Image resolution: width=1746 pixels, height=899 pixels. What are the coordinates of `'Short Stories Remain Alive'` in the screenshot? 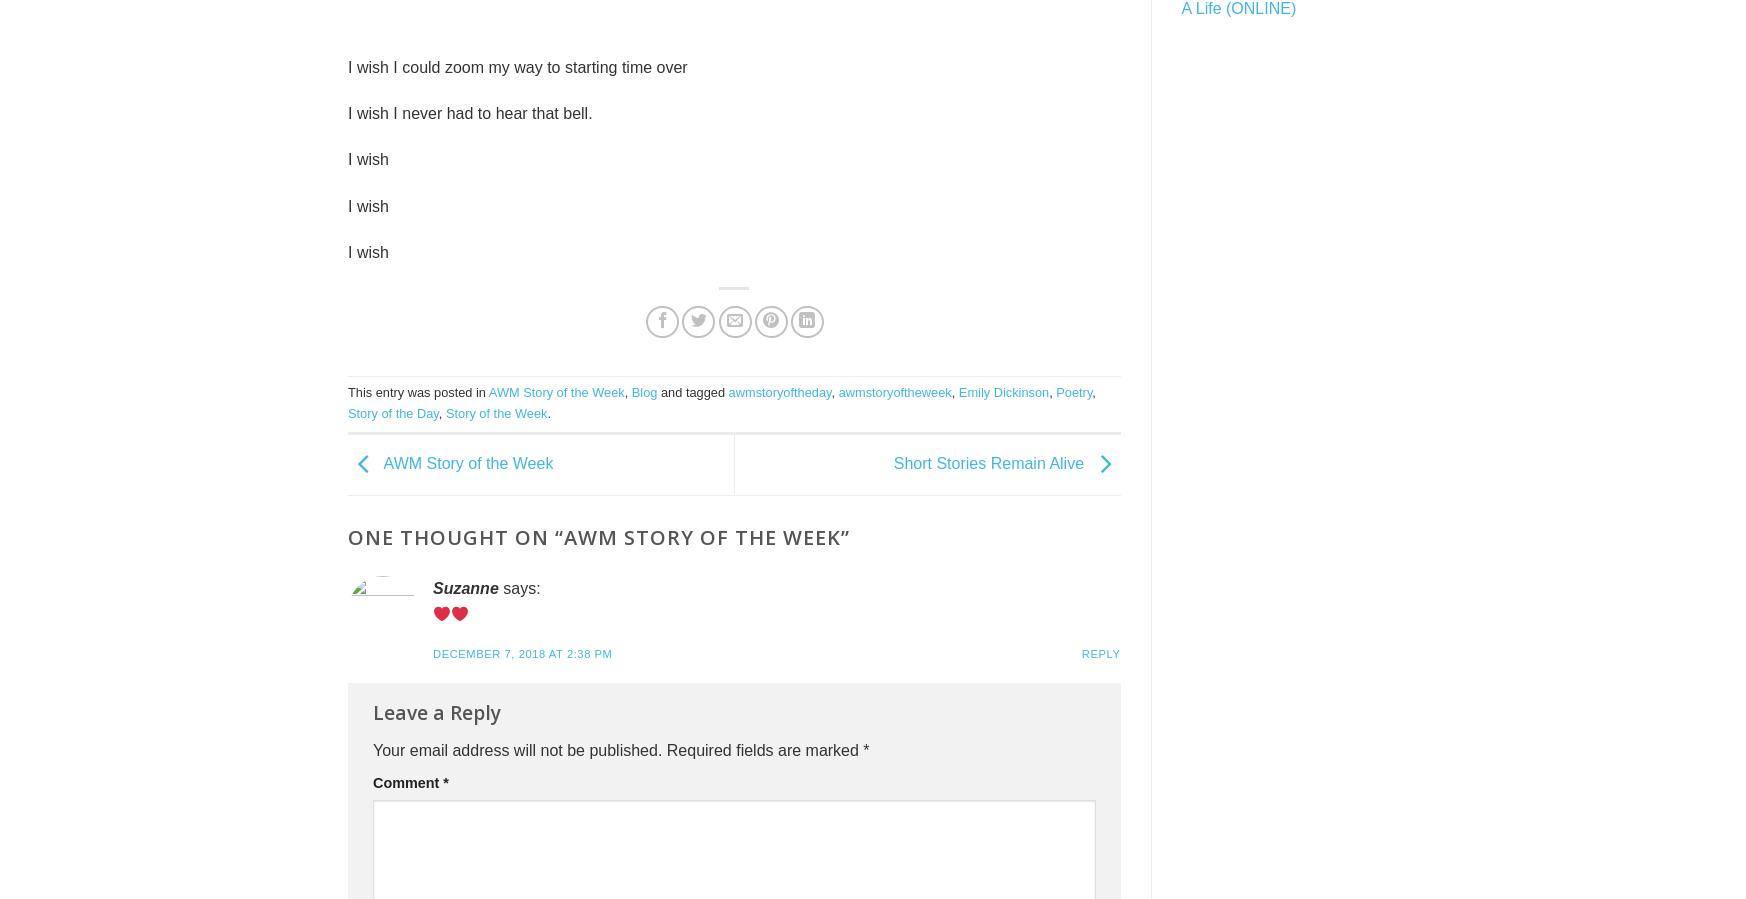 It's located at (990, 463).